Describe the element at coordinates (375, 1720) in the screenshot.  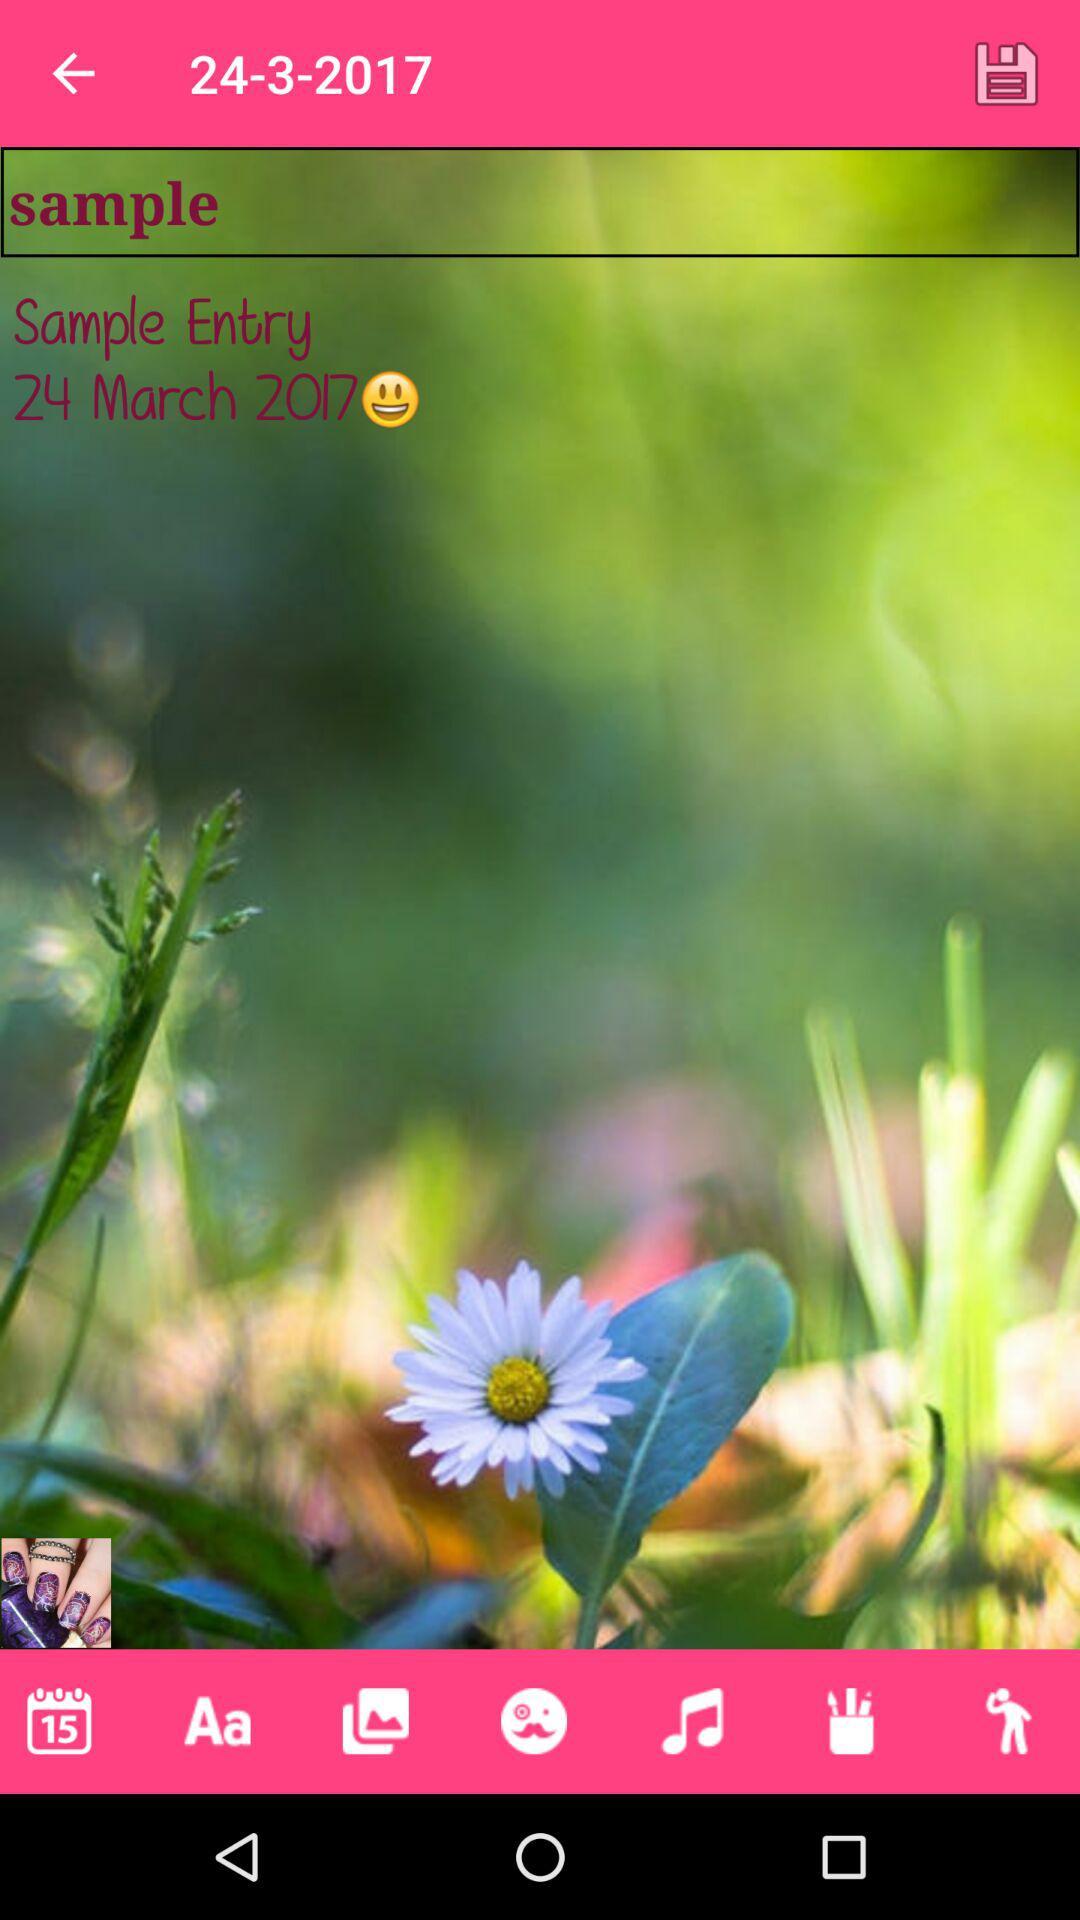
I see `the wallpaper icon` at that location.